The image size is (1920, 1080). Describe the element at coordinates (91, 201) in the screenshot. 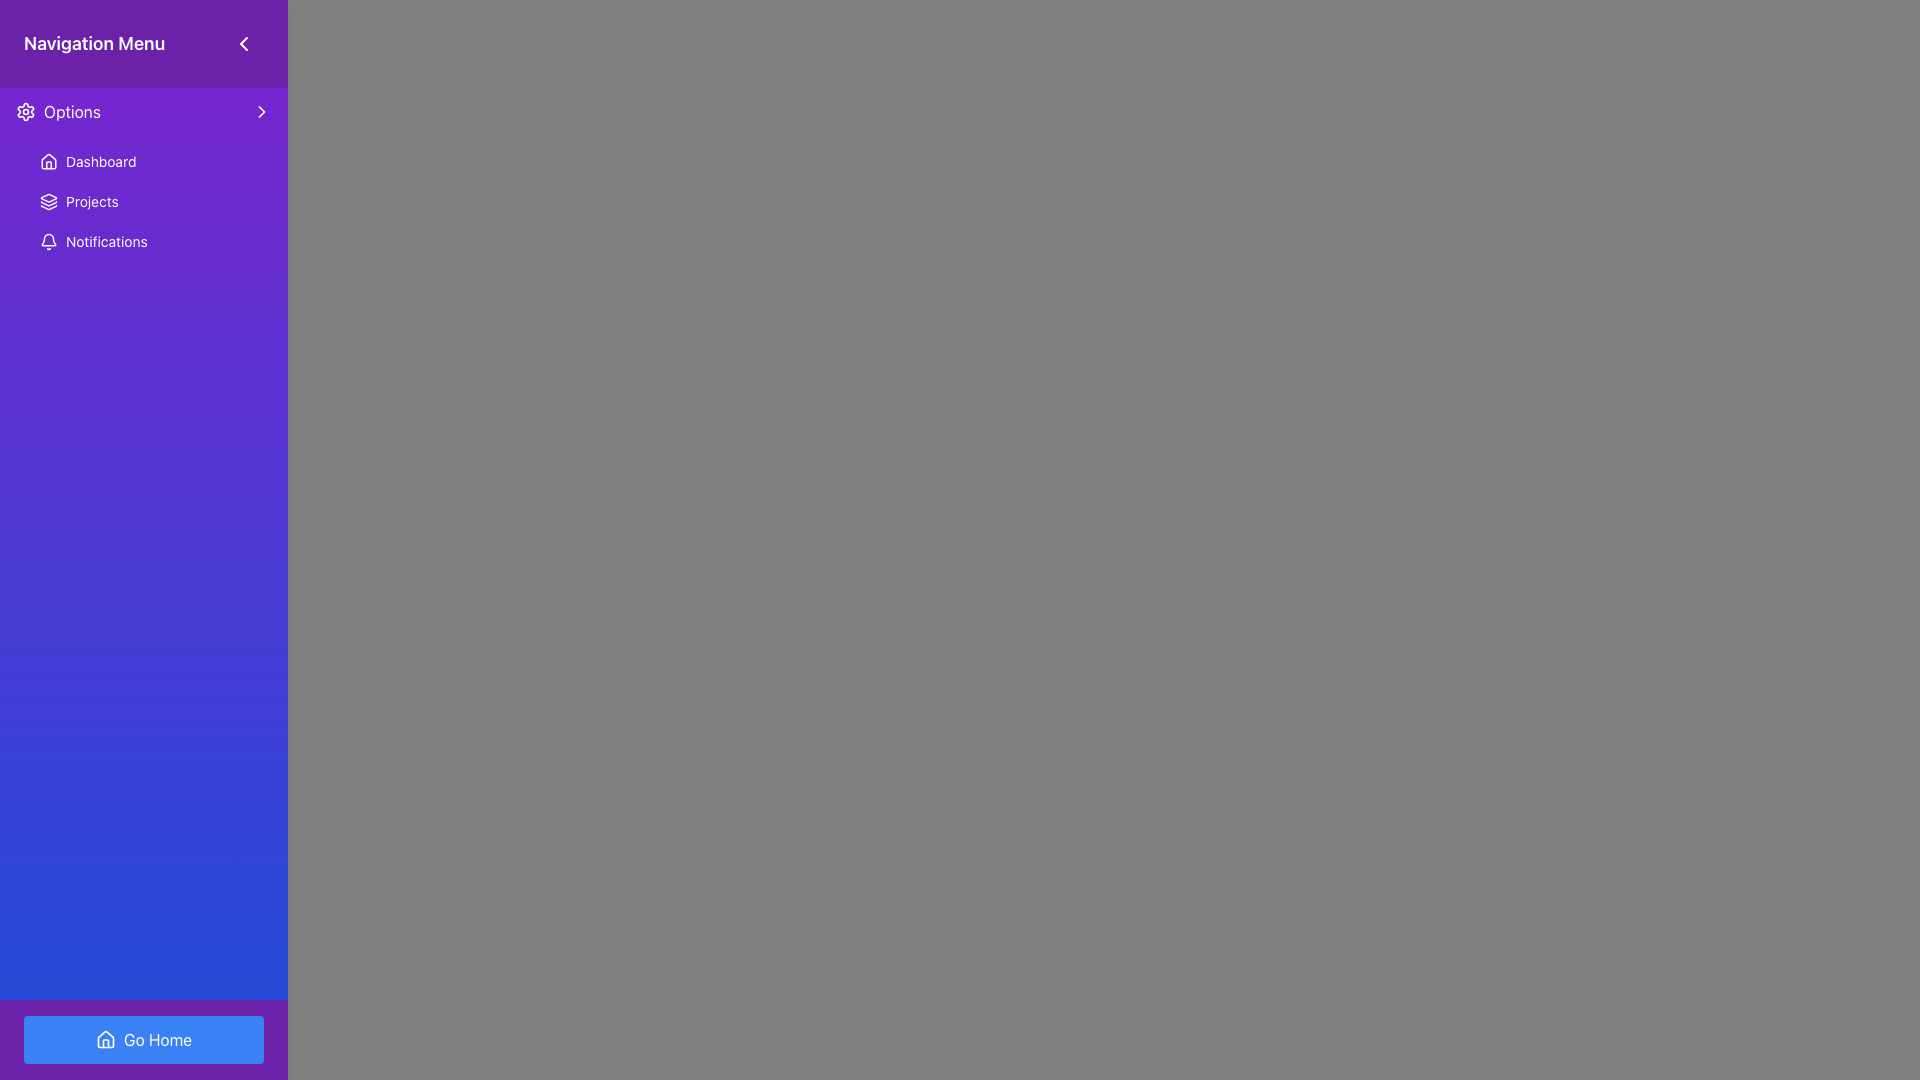

I see `the 'Projects' text label in the navigation menu, which is located below 'Dashboard' and above 'Notifications', featuring a white font on a purple background` at that location.